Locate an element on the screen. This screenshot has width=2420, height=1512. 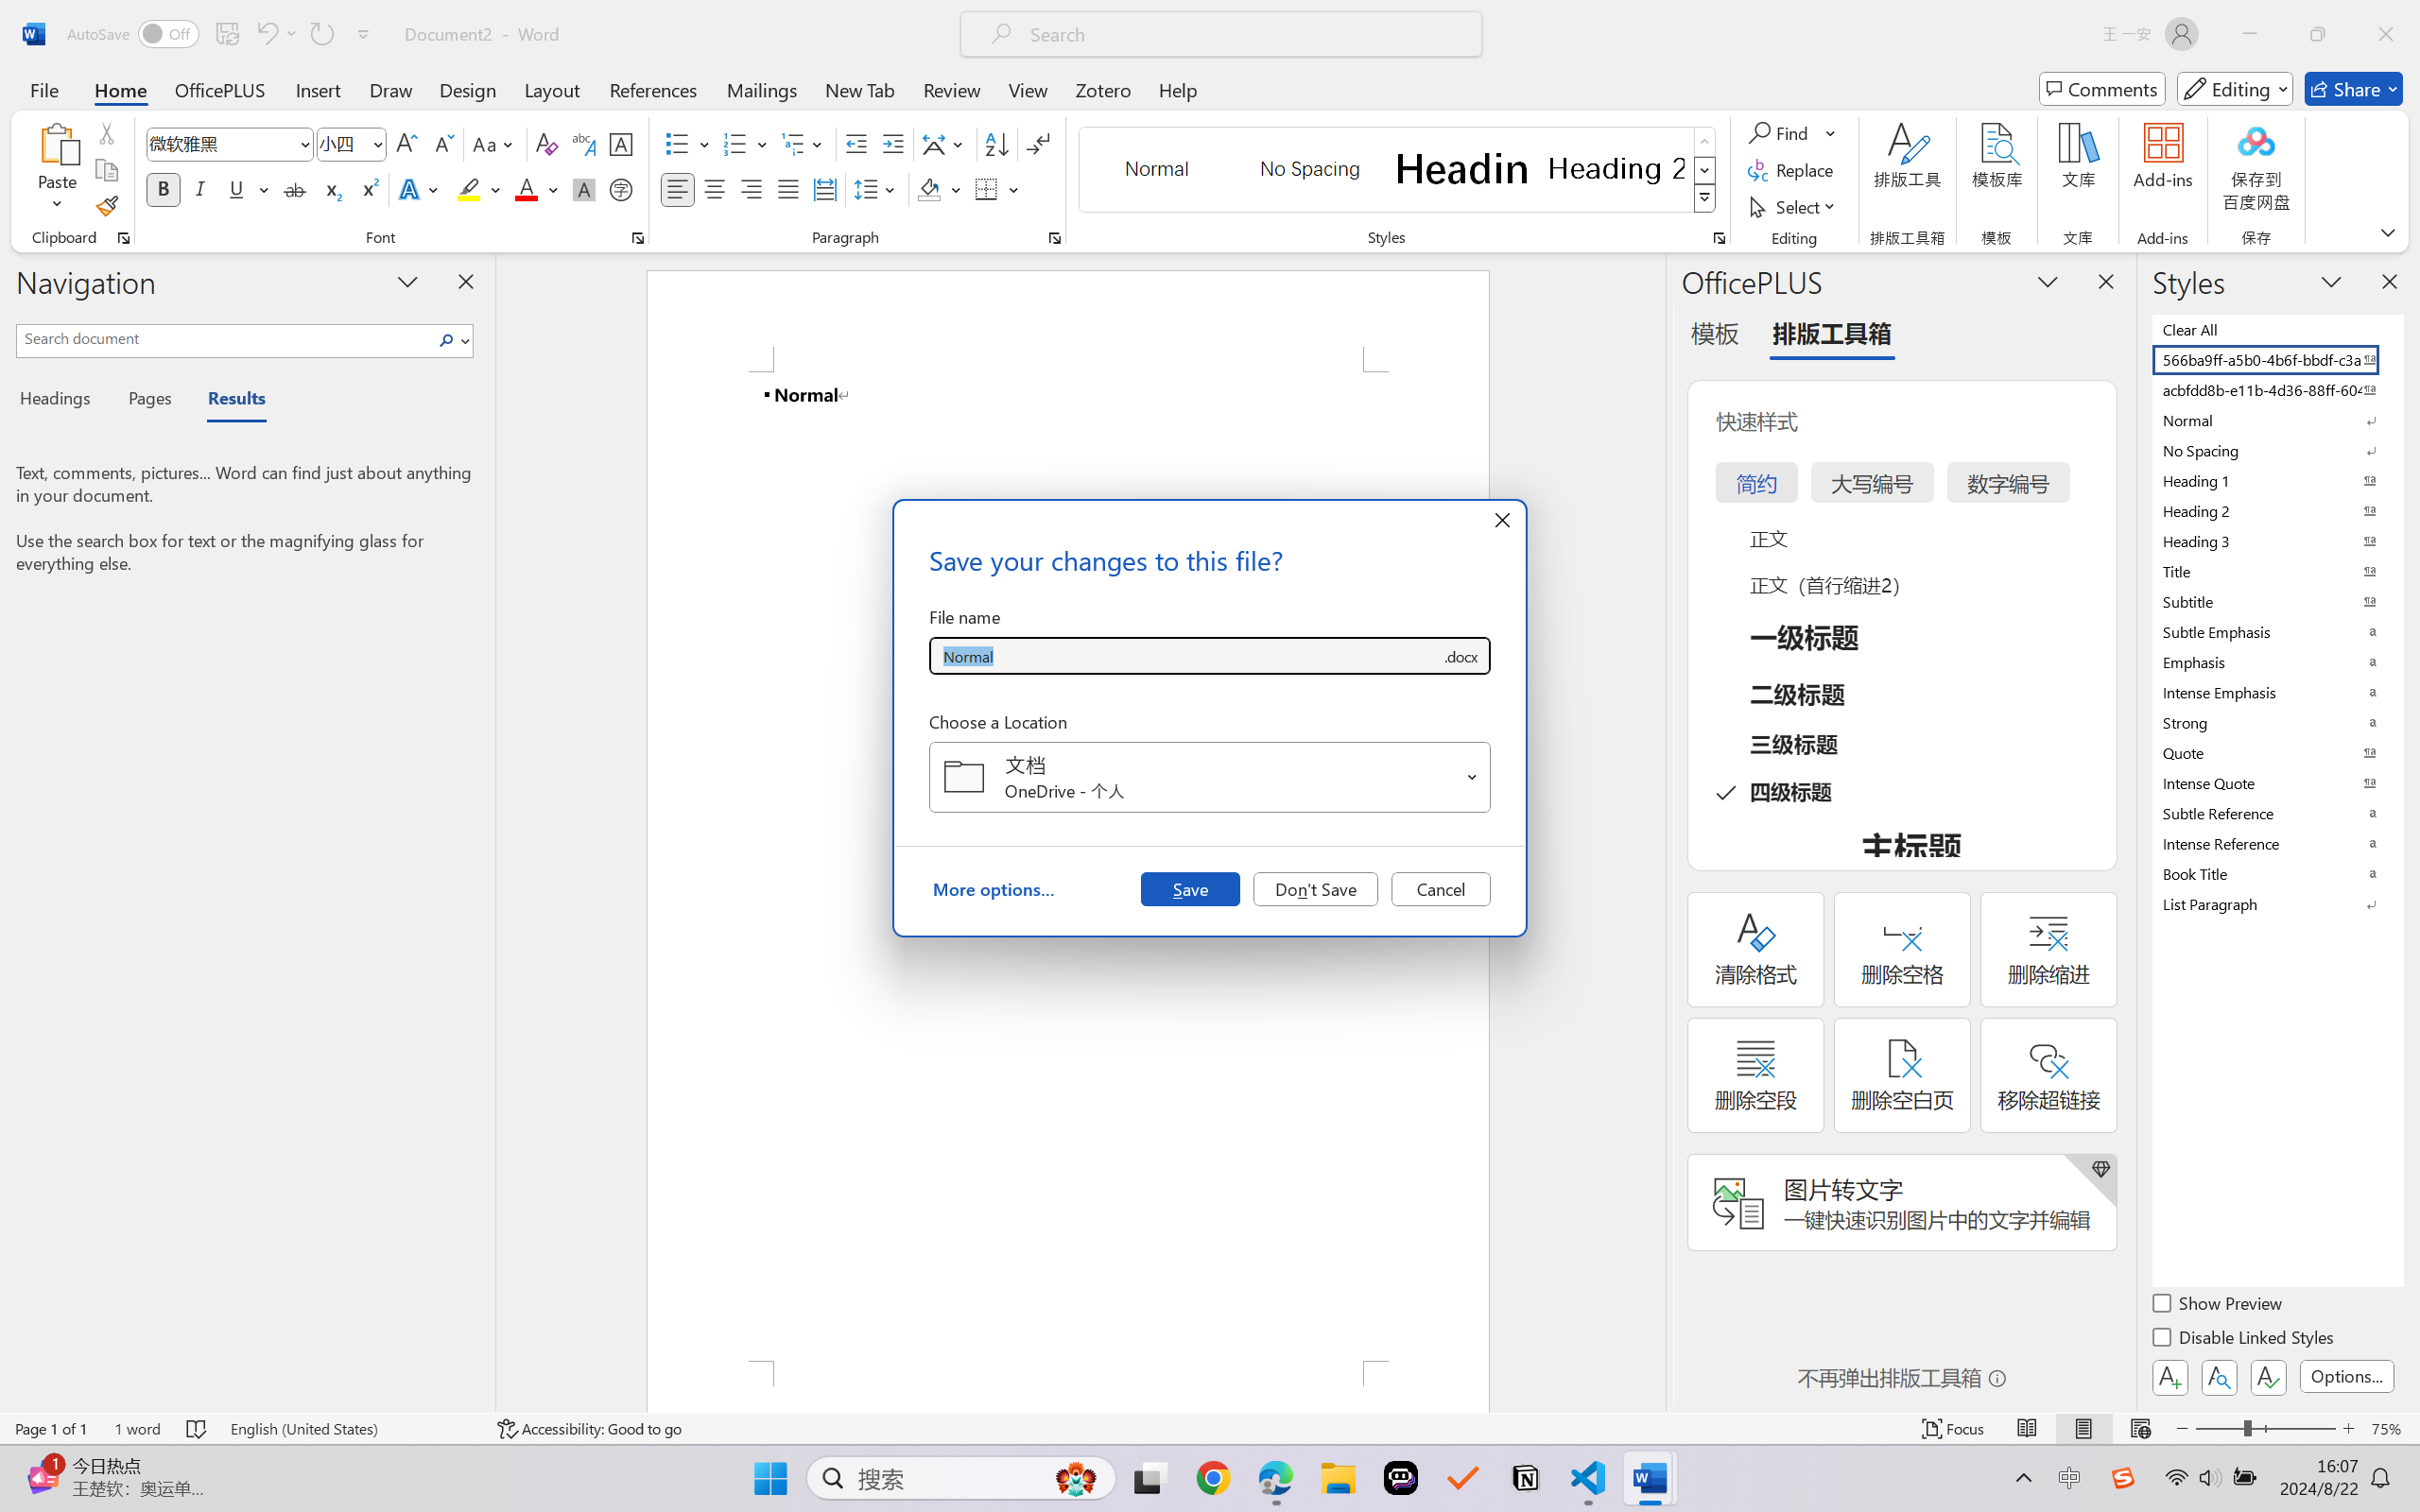
'Zotero' is located at coordinates (1102, 88).